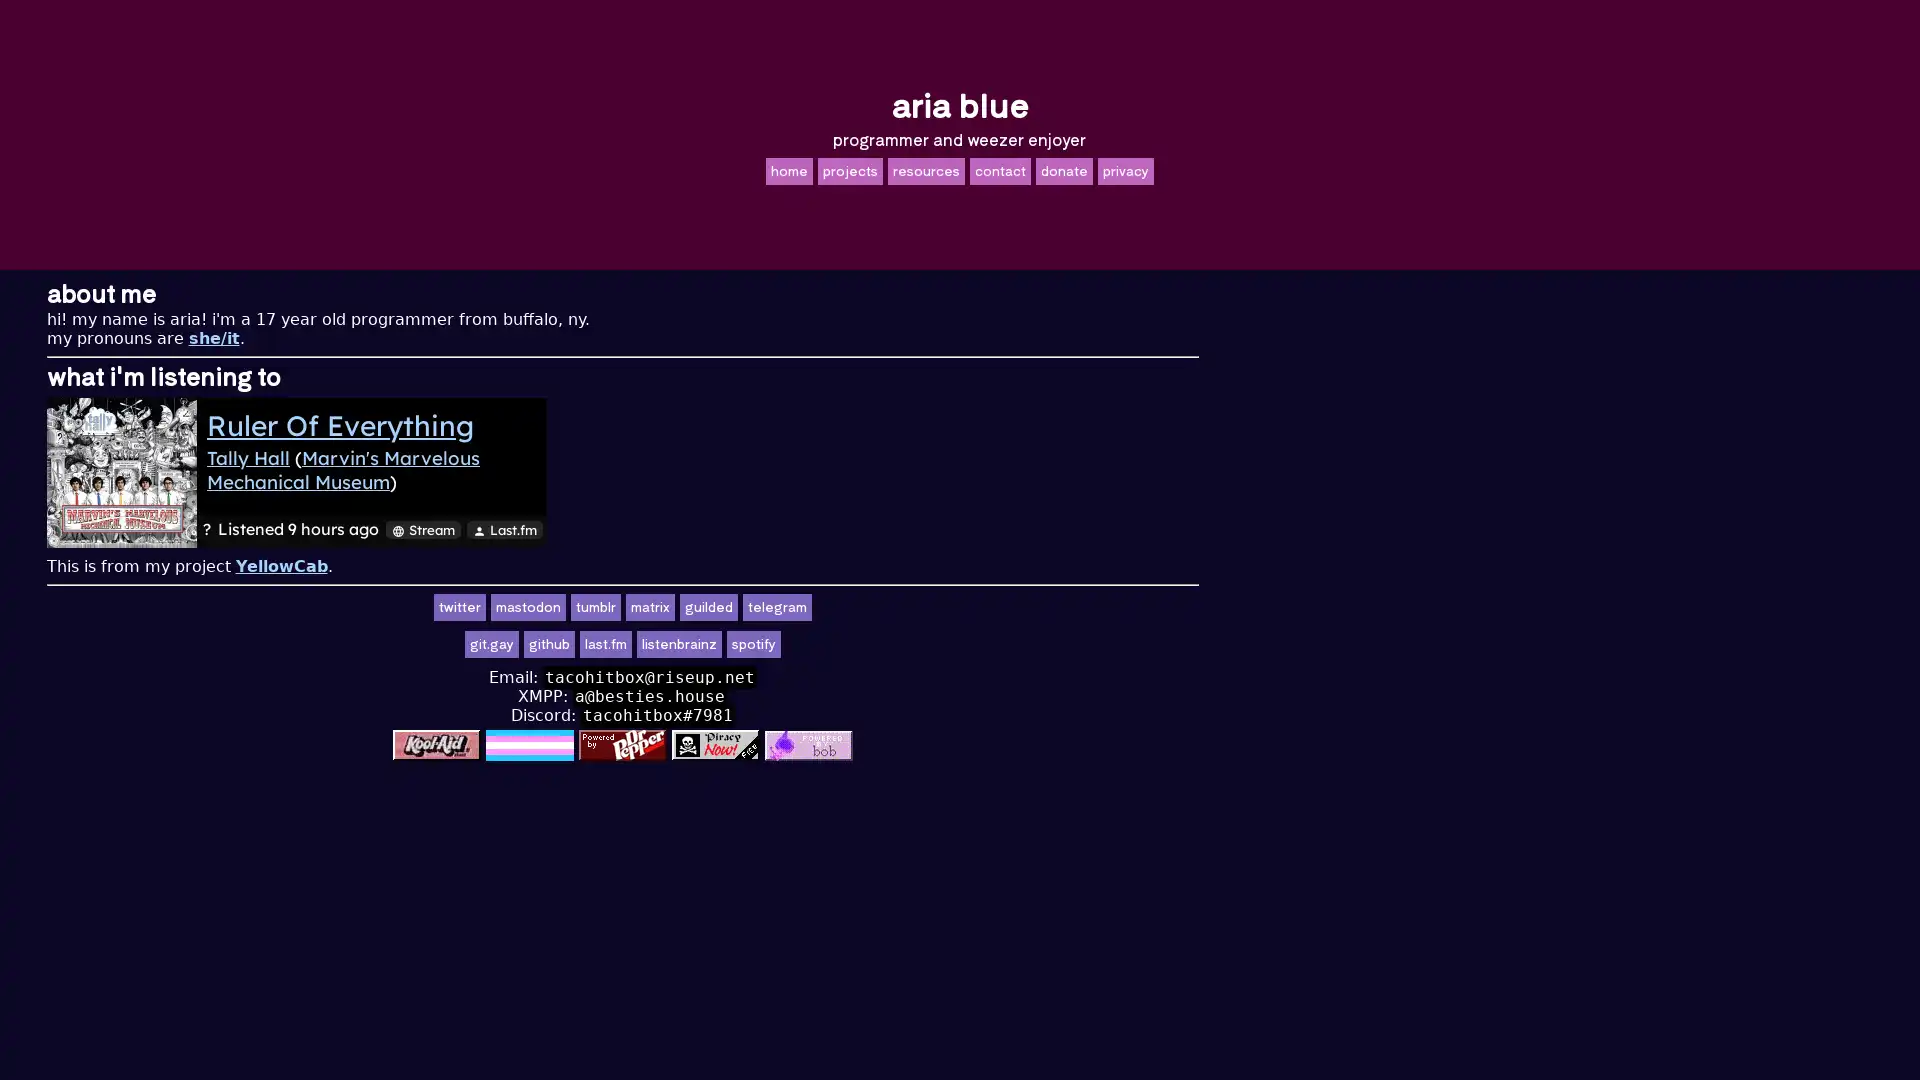  I want to click on matrix, so click(987, 606).